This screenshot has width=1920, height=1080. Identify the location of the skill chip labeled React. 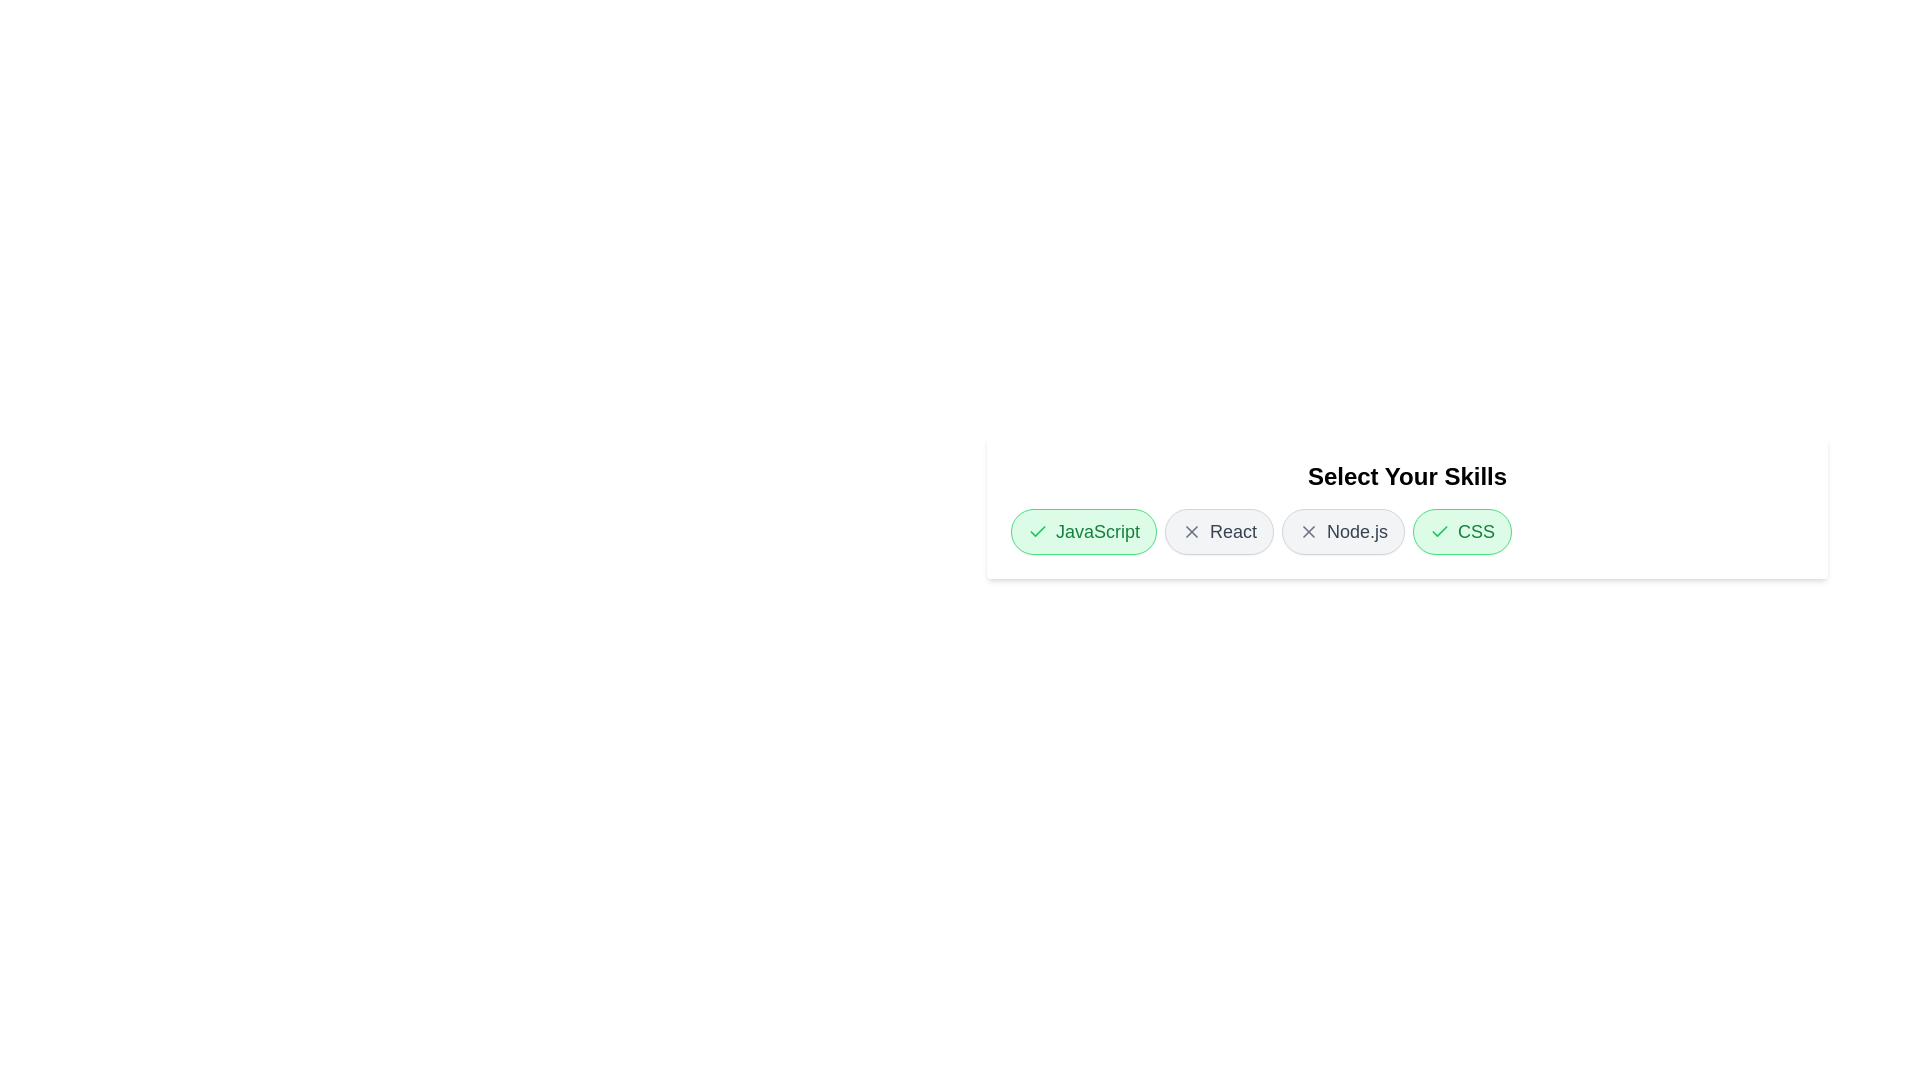
(1218, 531).